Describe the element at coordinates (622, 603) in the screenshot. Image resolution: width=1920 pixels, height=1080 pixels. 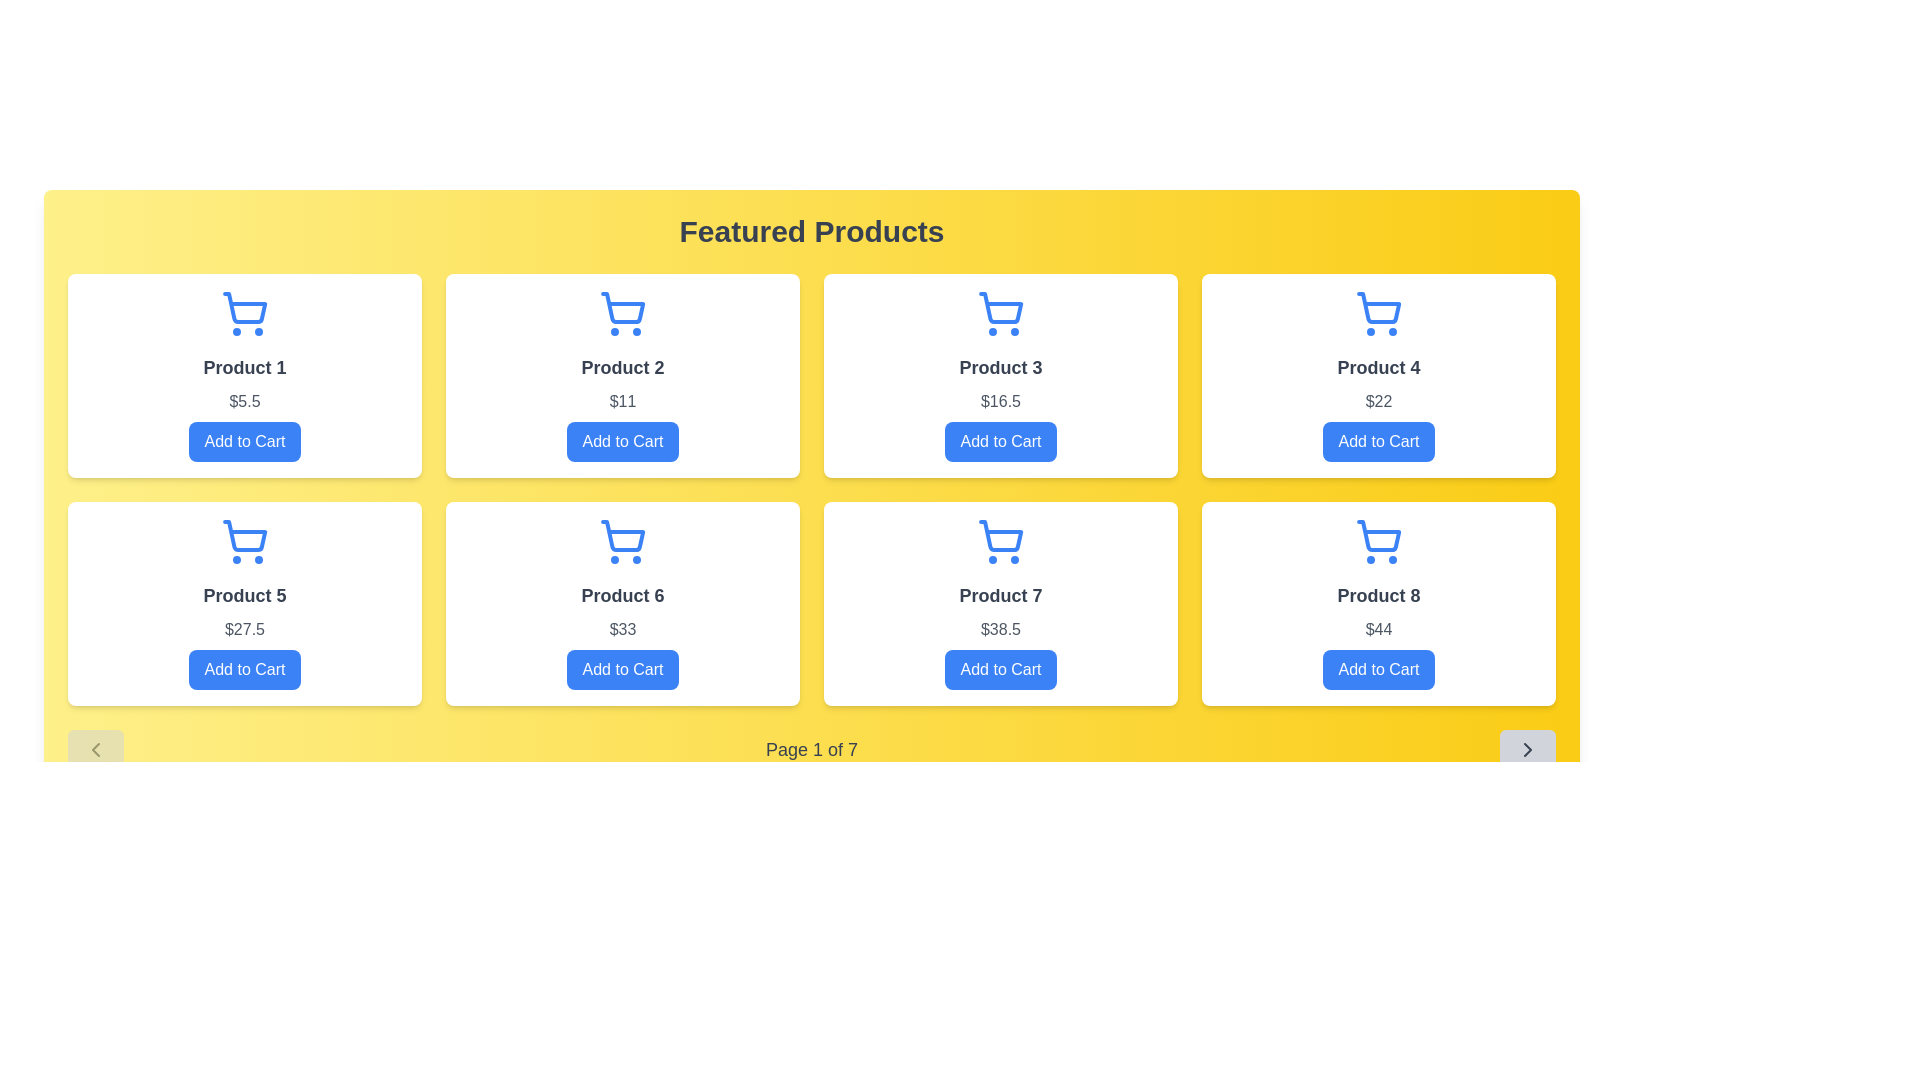
I see `the 'Product 6' text on the product display card located in the second row and third column of the grid layout` at that location.